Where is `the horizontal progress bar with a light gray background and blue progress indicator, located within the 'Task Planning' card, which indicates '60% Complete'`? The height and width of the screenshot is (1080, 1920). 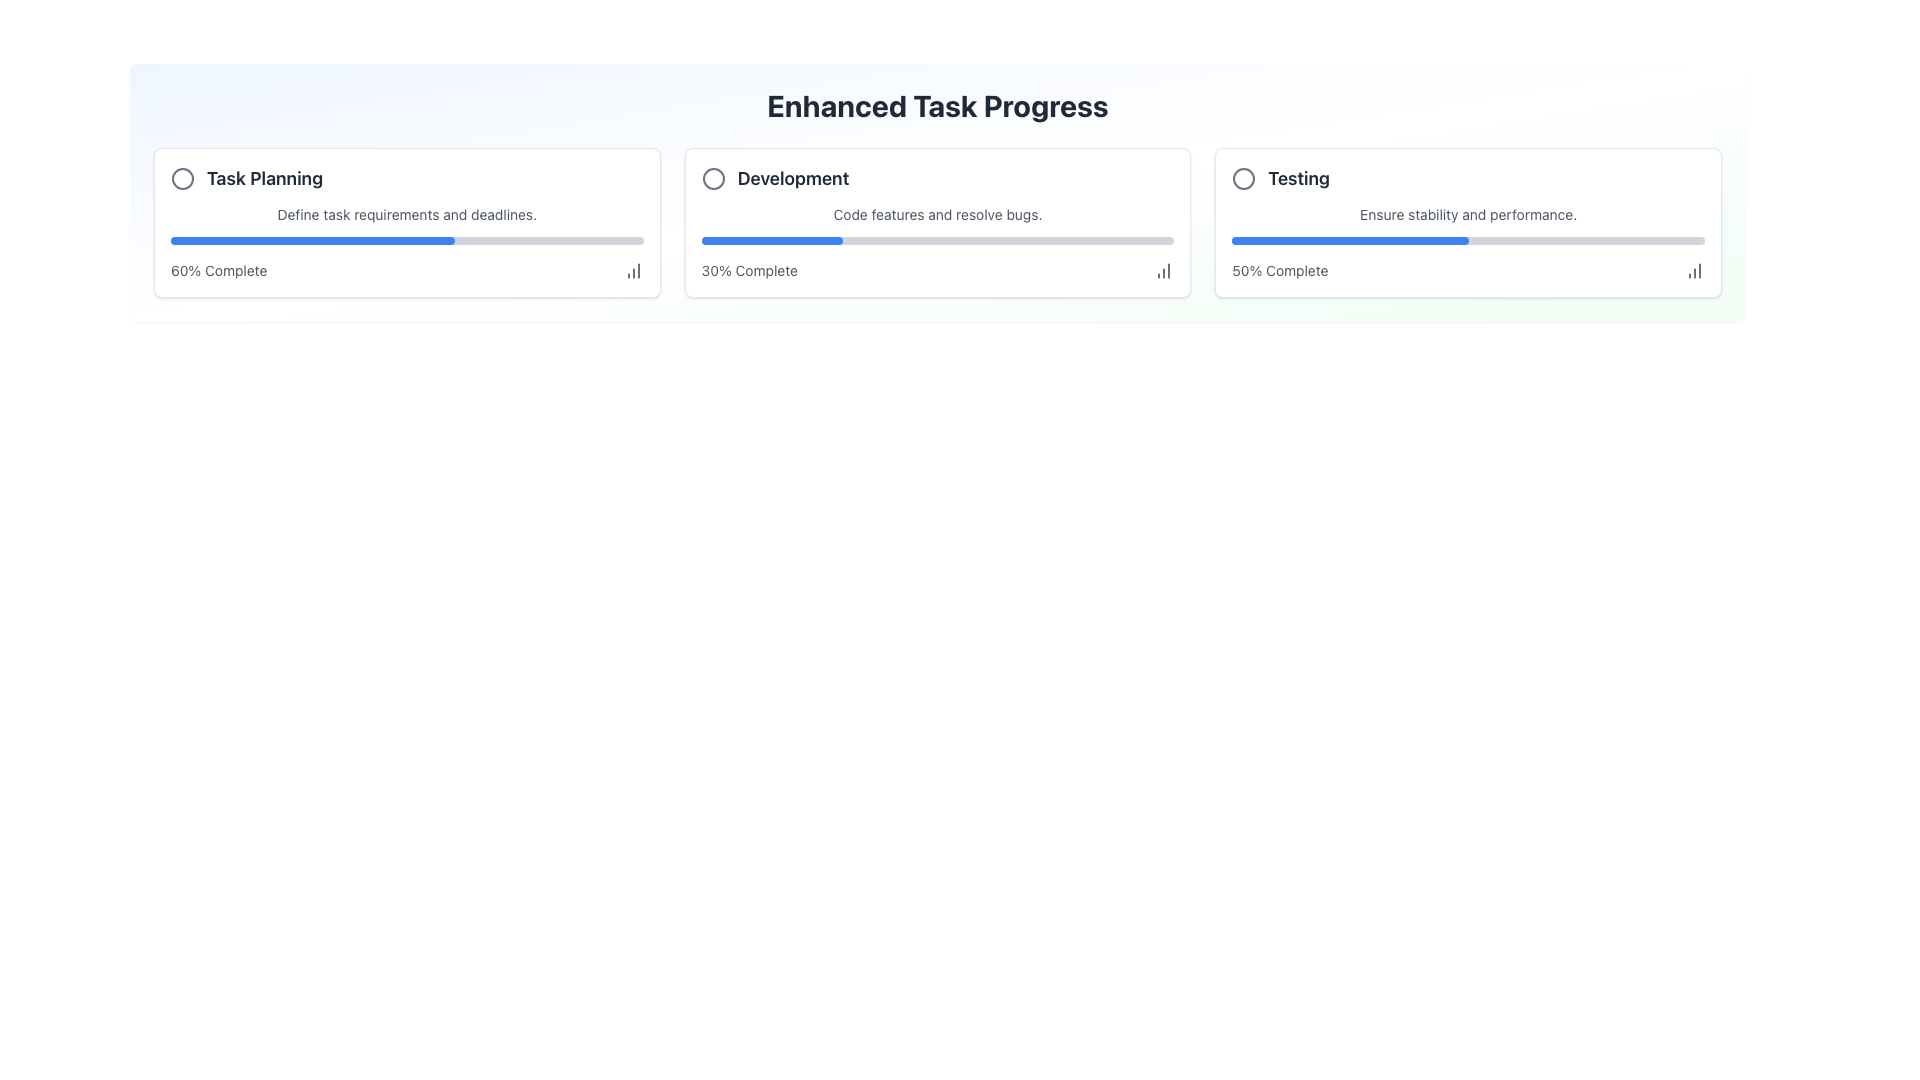
the horizontal progress bar with a light gray background and blue progress indicator, located within the 'Task Planning' card, which indicates '60% Complete' is located at coordinates (406, 239).